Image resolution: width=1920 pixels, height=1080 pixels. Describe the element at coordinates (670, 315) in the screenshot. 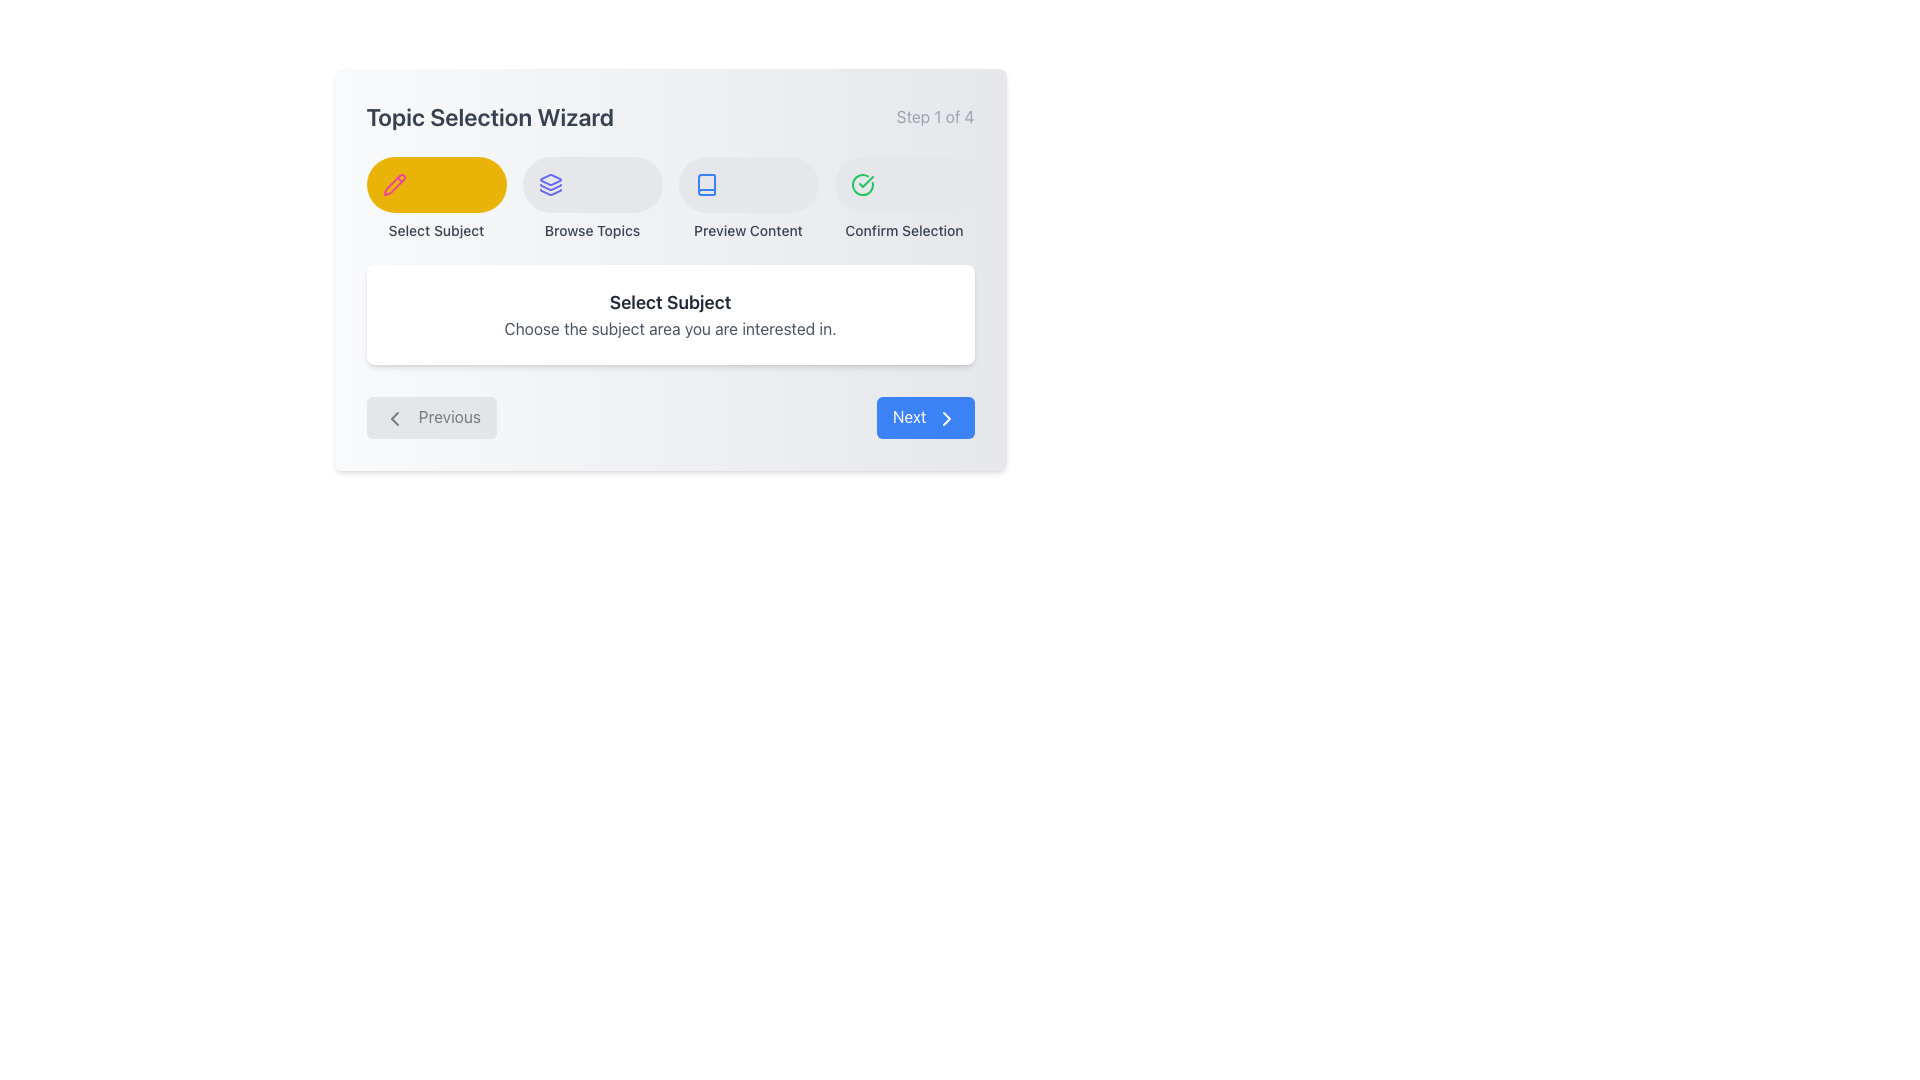

I see `the informational card located centrally beneath the 'Topic Selection Wizard' title section, which provides introductory context for selecting a subject in the wizard` at that location.